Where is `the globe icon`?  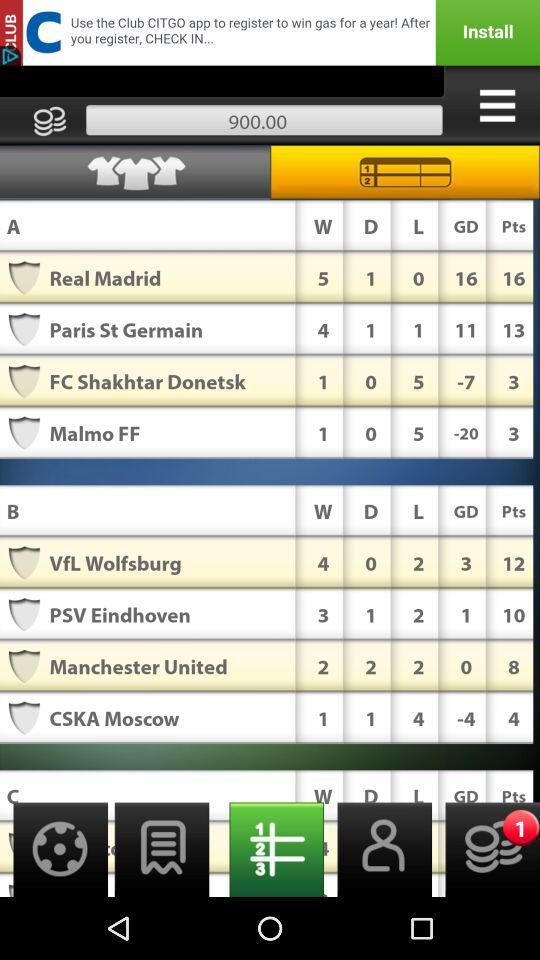 the globe icon is located at coordinates (54, 909).